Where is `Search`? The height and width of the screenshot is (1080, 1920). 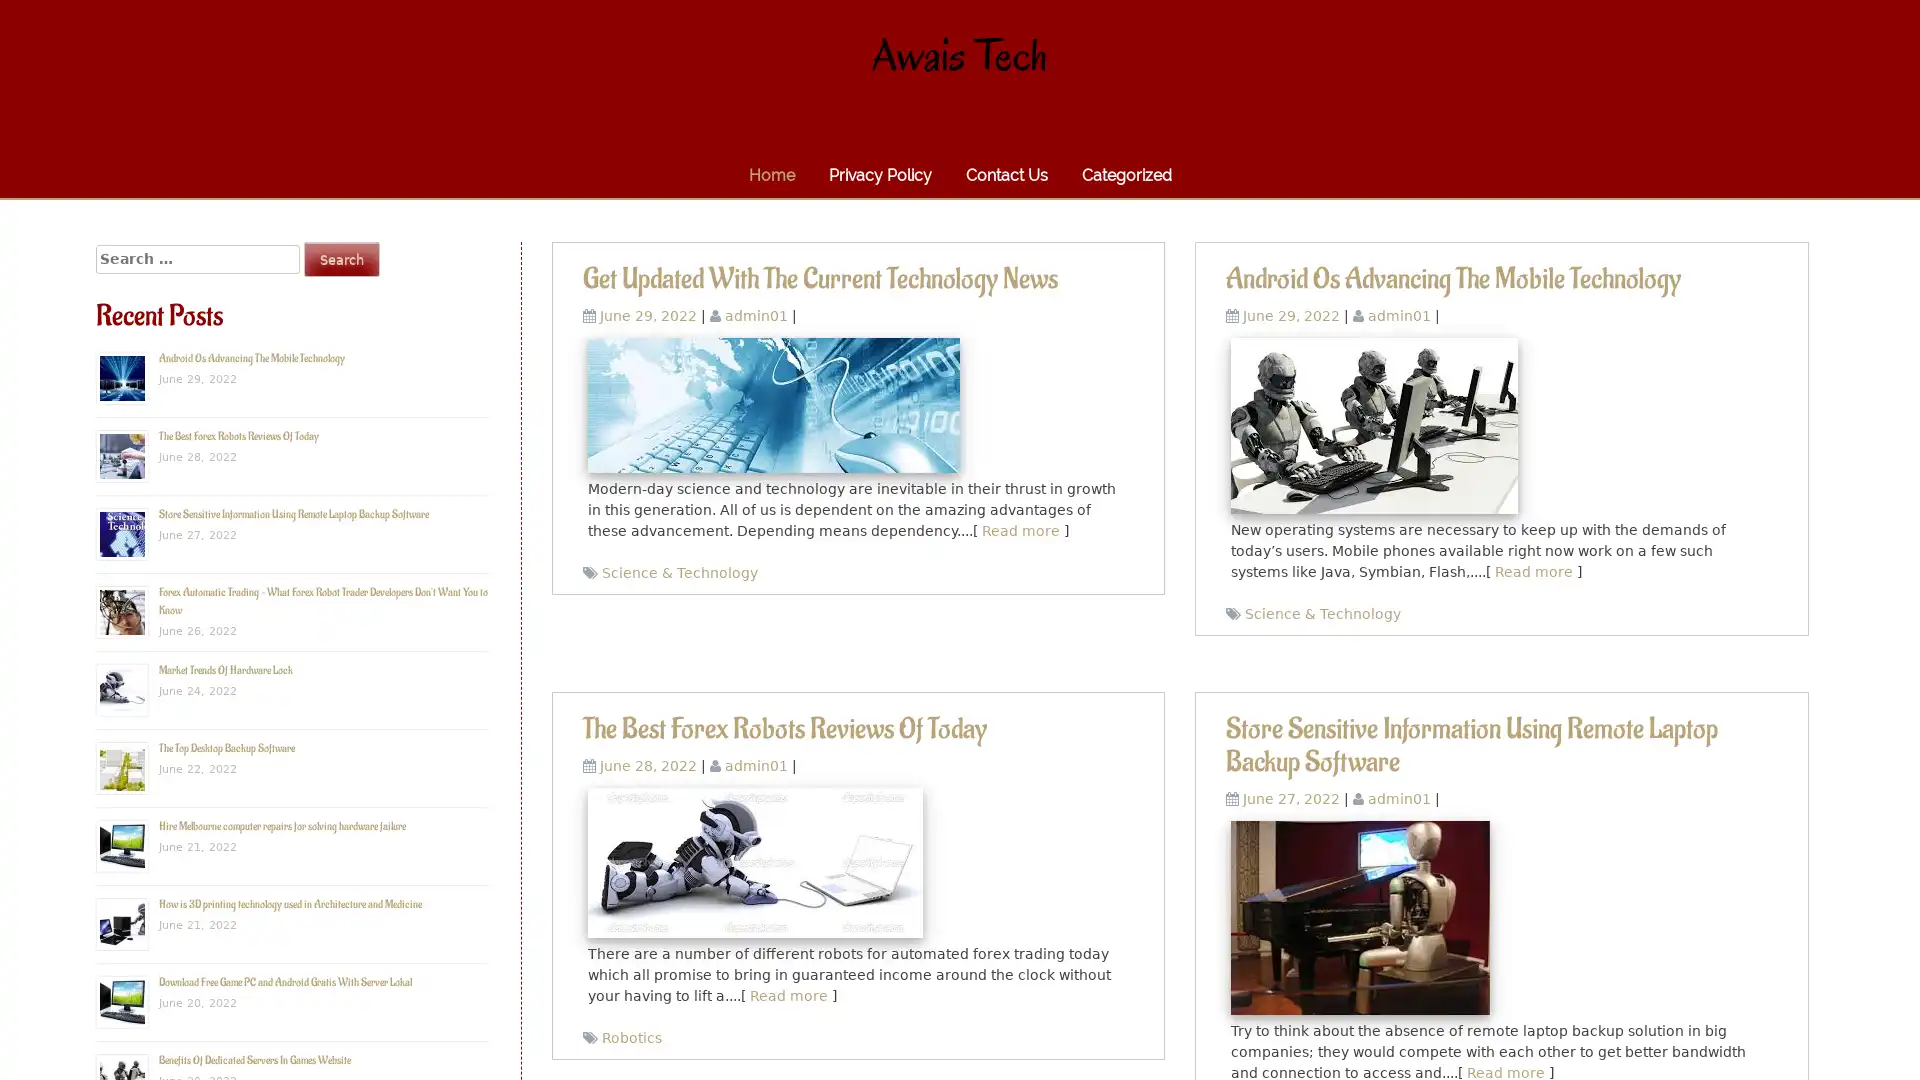 Search is located at coordinates (341, 258).